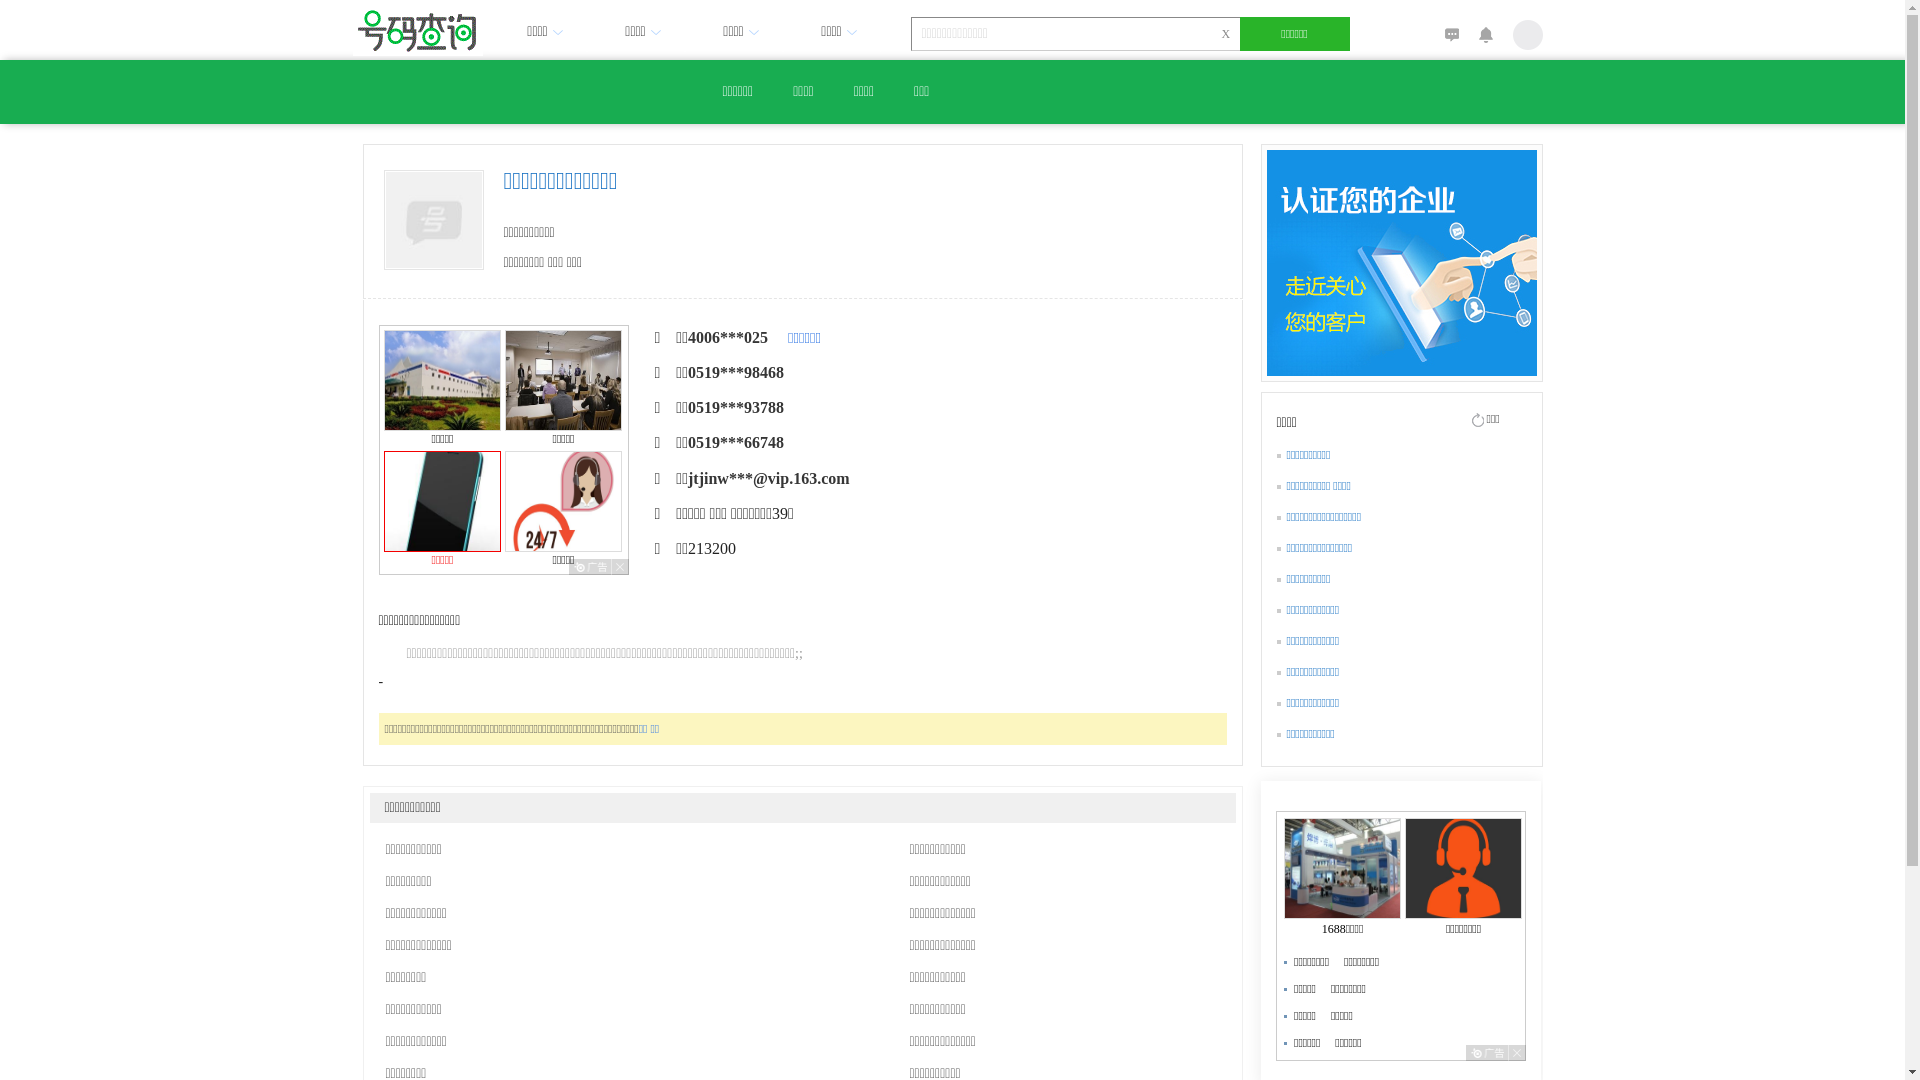  What do you see at coordinates (1225, 34) in the screenshot?
I see `'X'` at bounding box center [1225, 34].